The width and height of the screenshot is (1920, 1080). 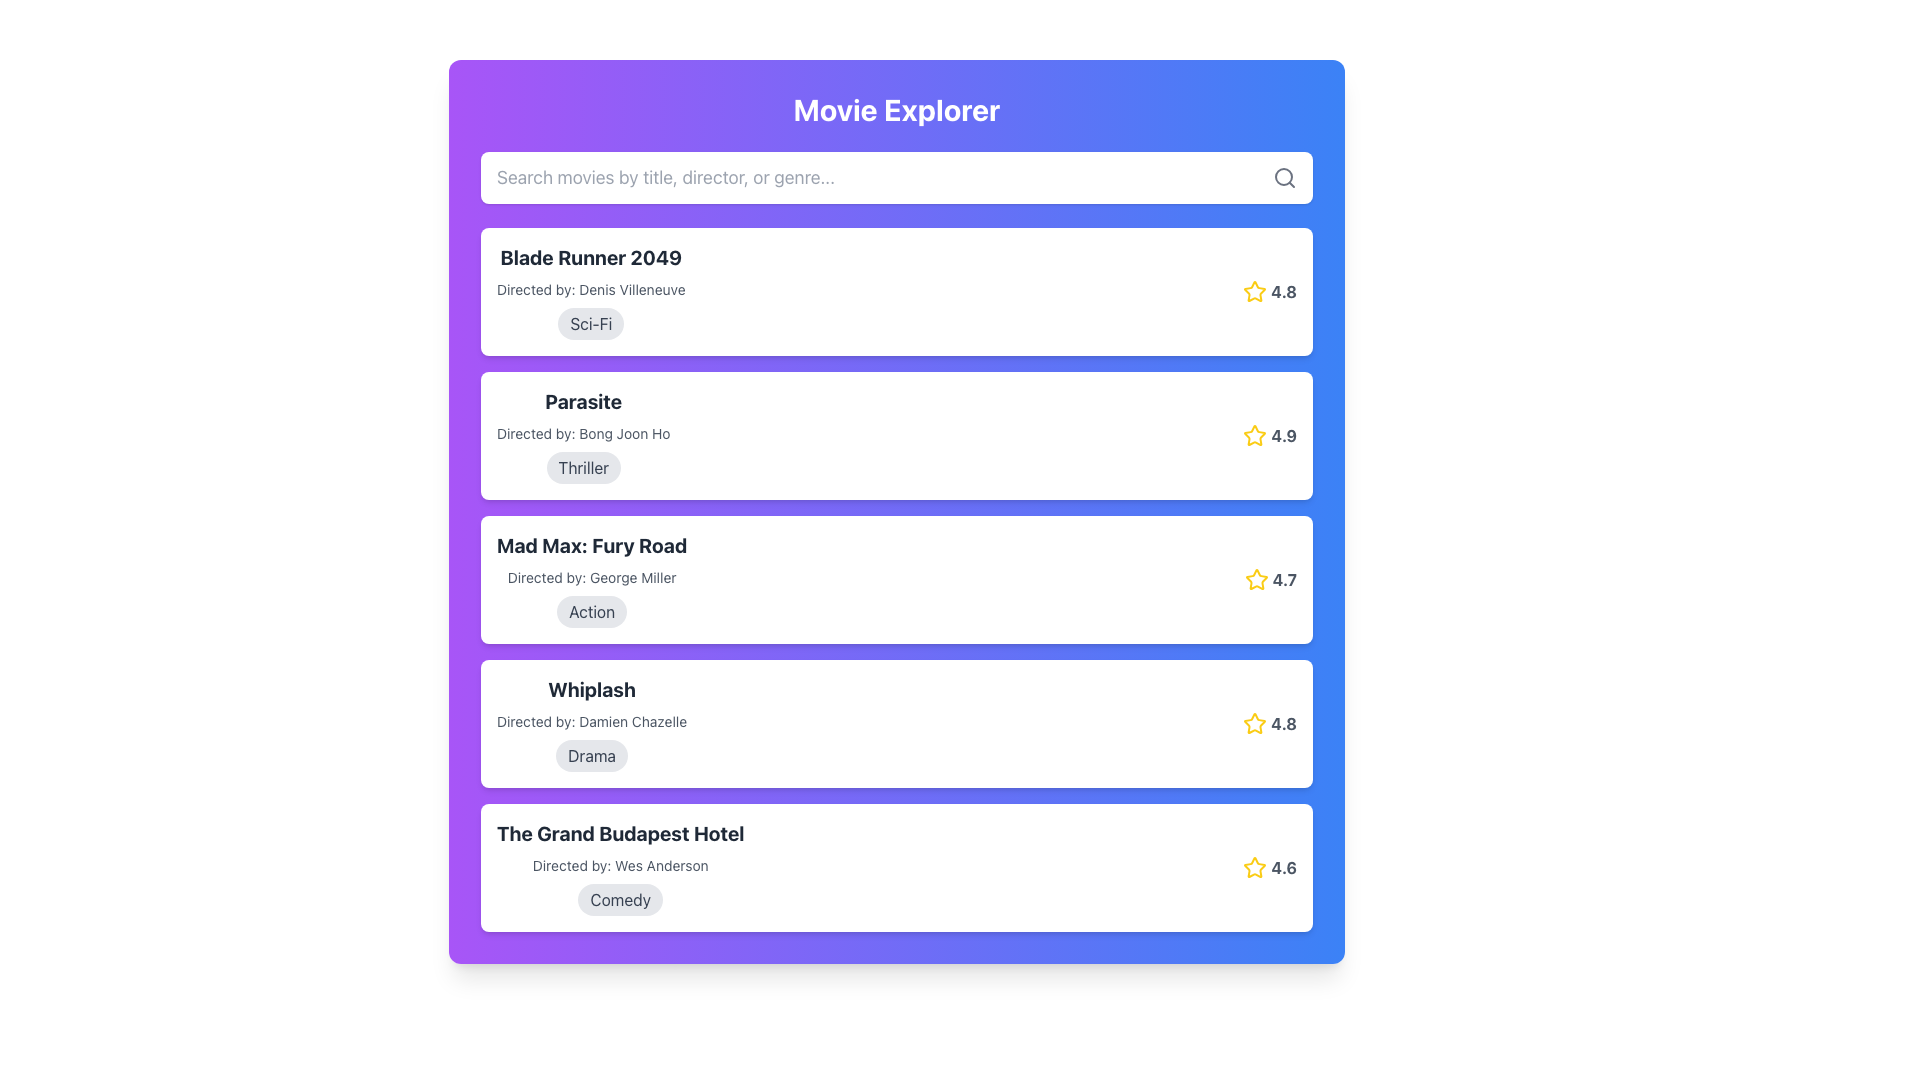 What do you see at coordinates (619, 898) in the screenshot?
I see `text content of the label styled as a rounded pill shape with a light gray background and dark gray text labeled 'Comedy', which is positioned below the movie's title and director information` at bounding box center [619, 898].